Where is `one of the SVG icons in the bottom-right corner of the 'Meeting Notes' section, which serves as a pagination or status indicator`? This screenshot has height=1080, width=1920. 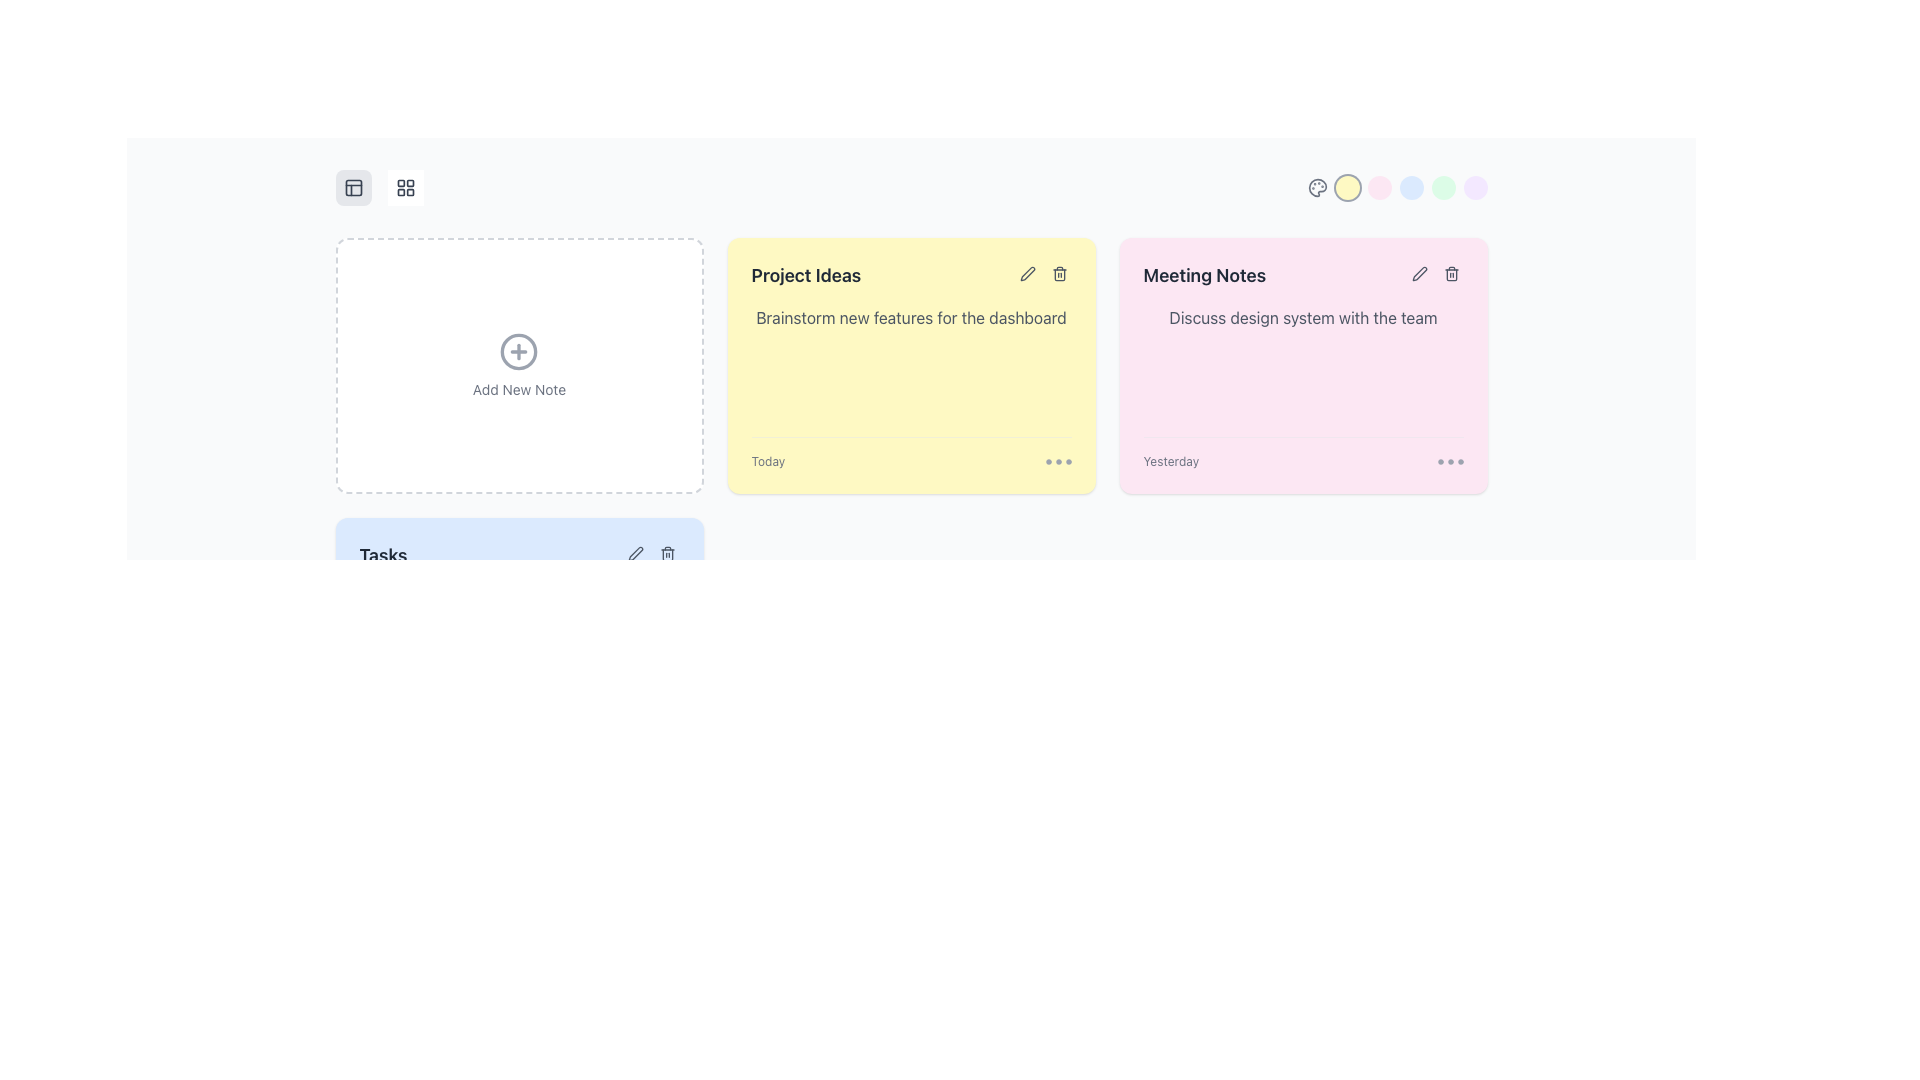
one of the SVG icons in the bottom-right corner of the 'Meeting Notes' section, which serves as a pagination or status indicator is located at coordinates (1450, 462).